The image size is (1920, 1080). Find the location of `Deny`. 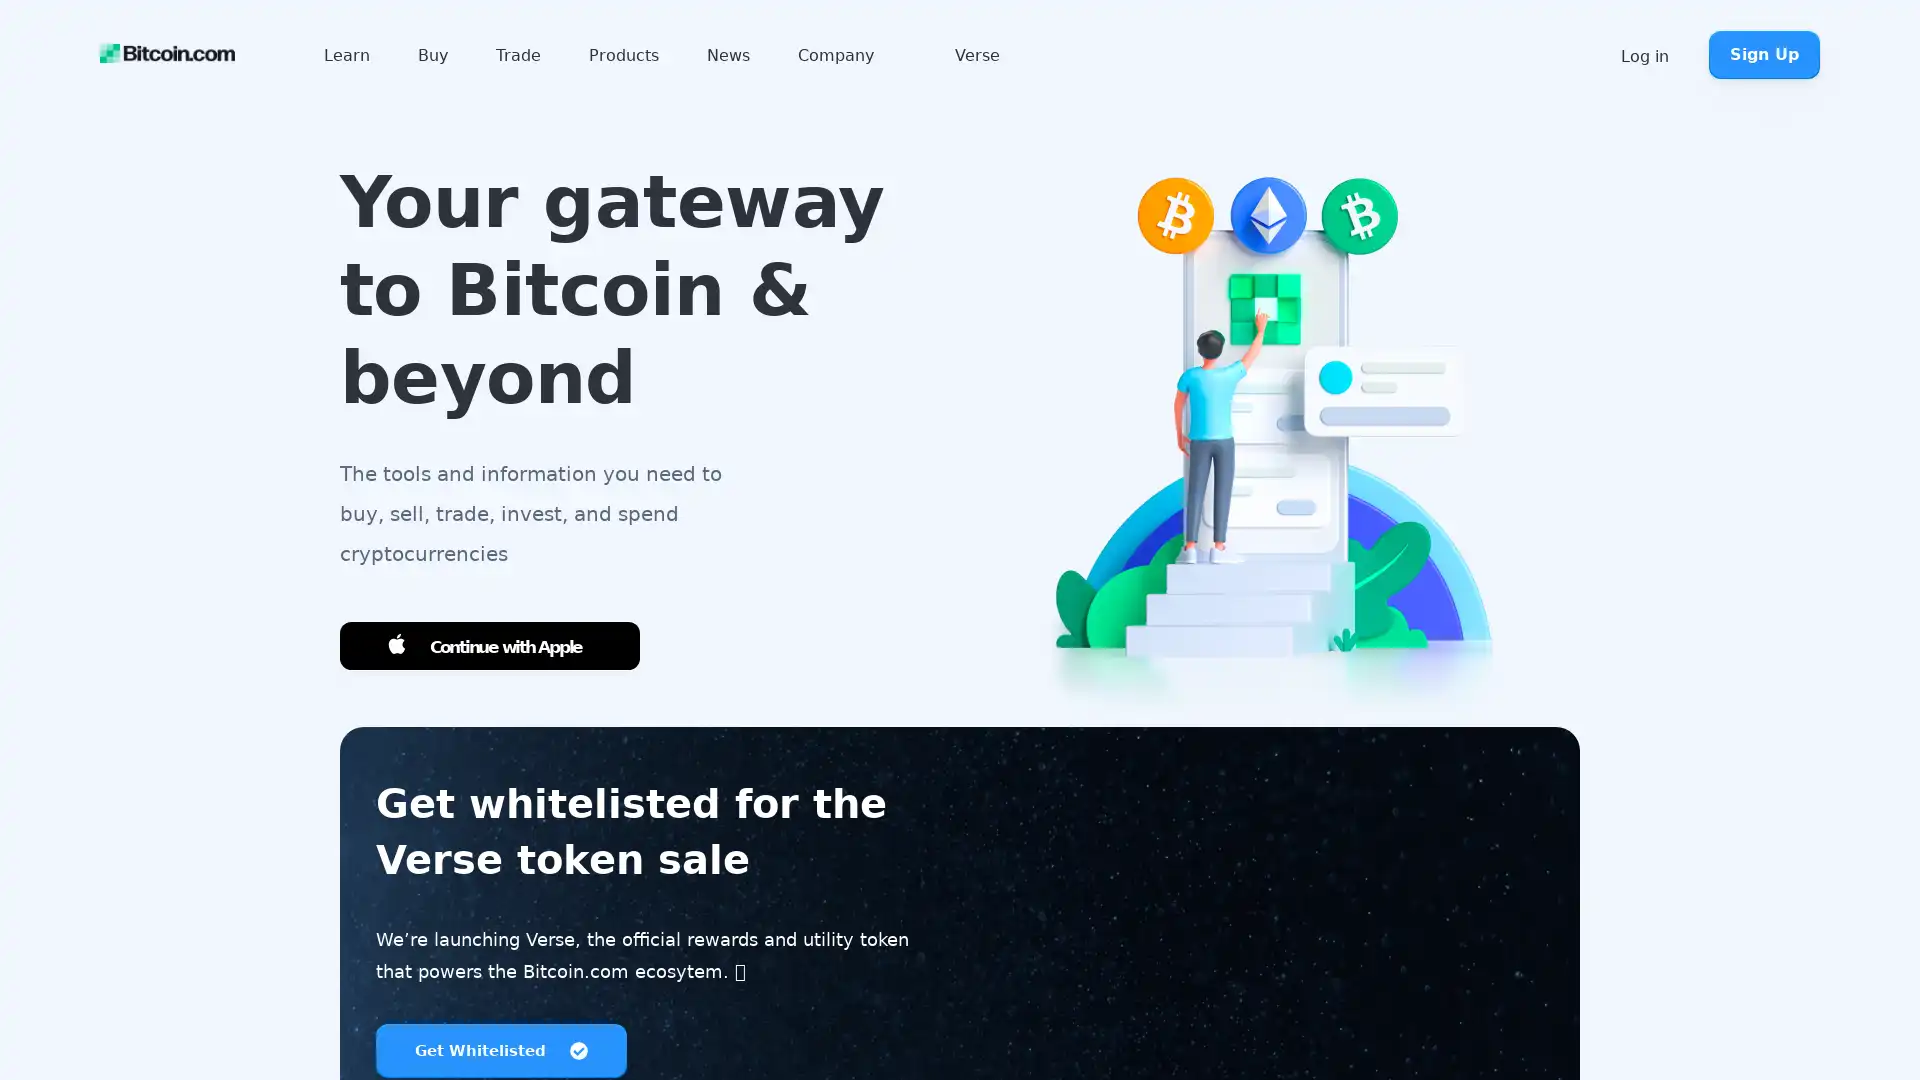

Deny is located at coordinates (1815, 1021).